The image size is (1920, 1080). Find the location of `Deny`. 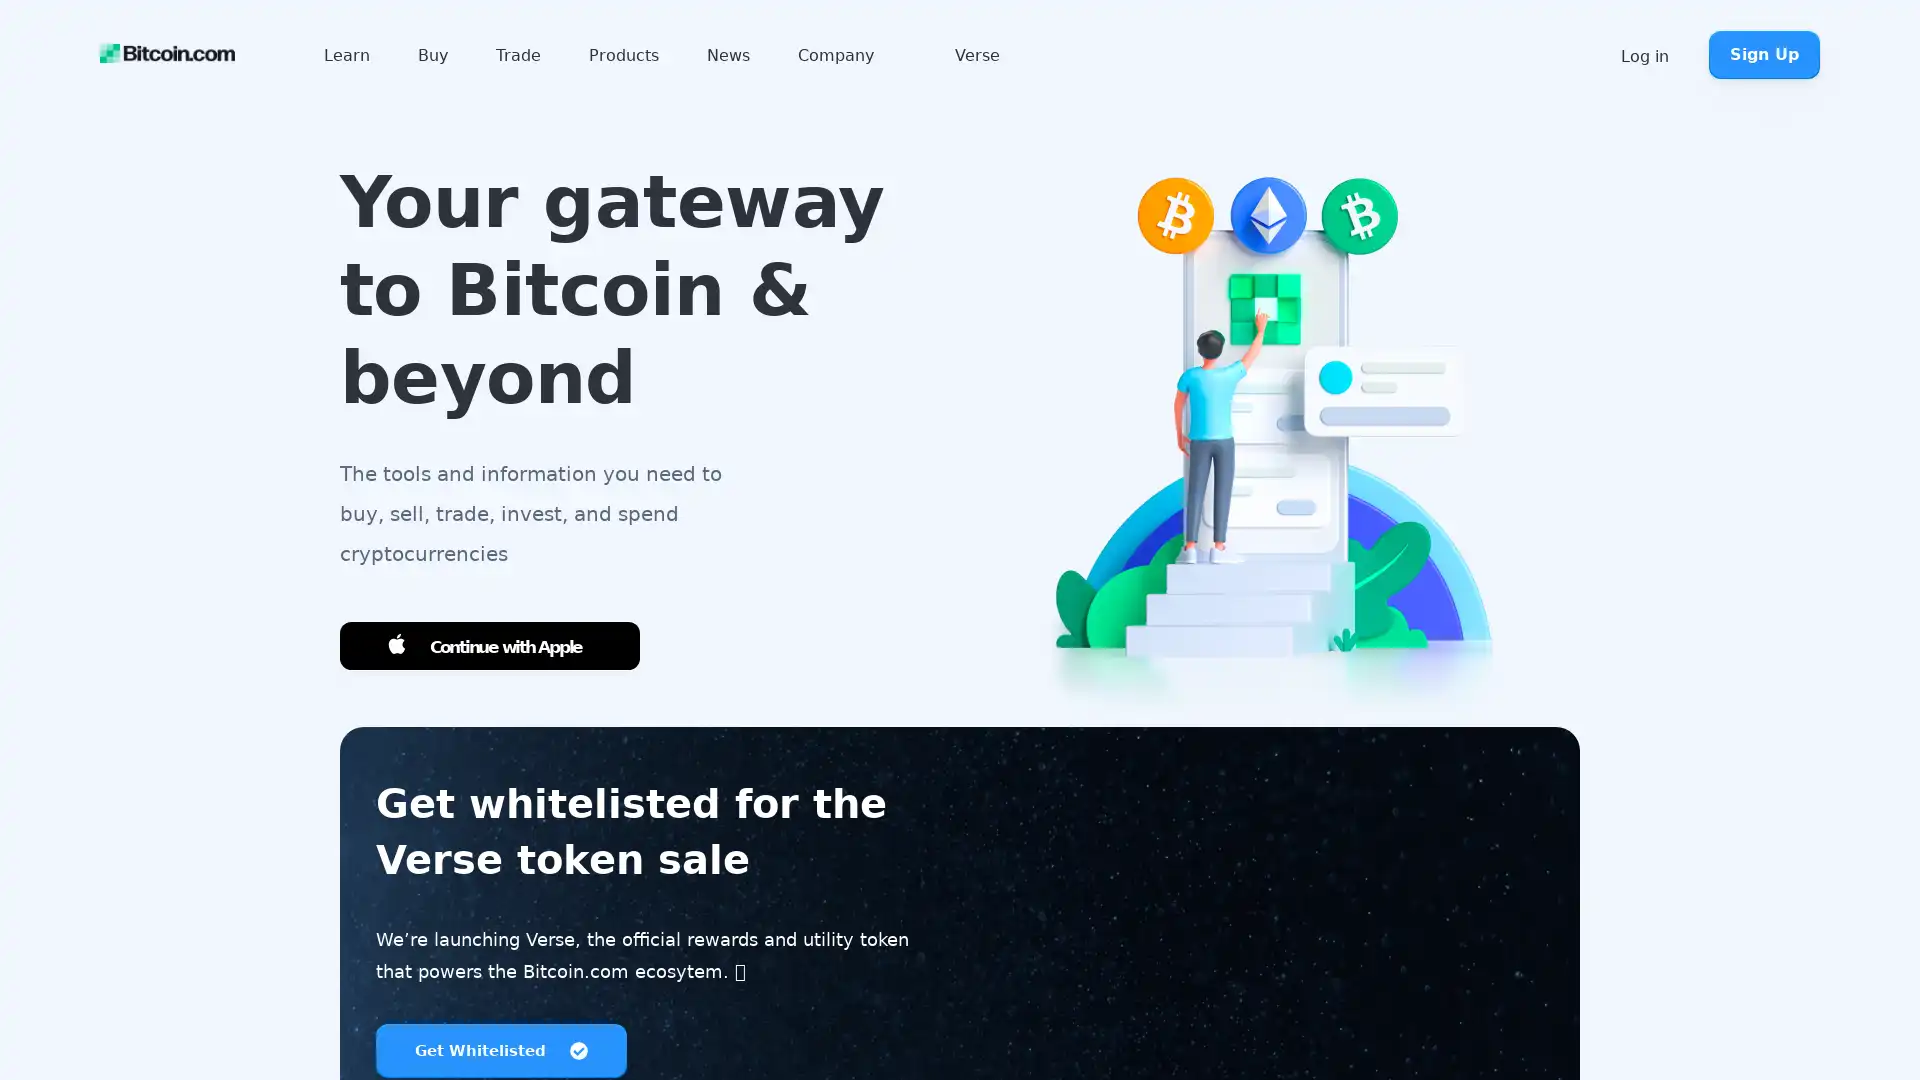

Deny is located at coordinates (1815, 1021).